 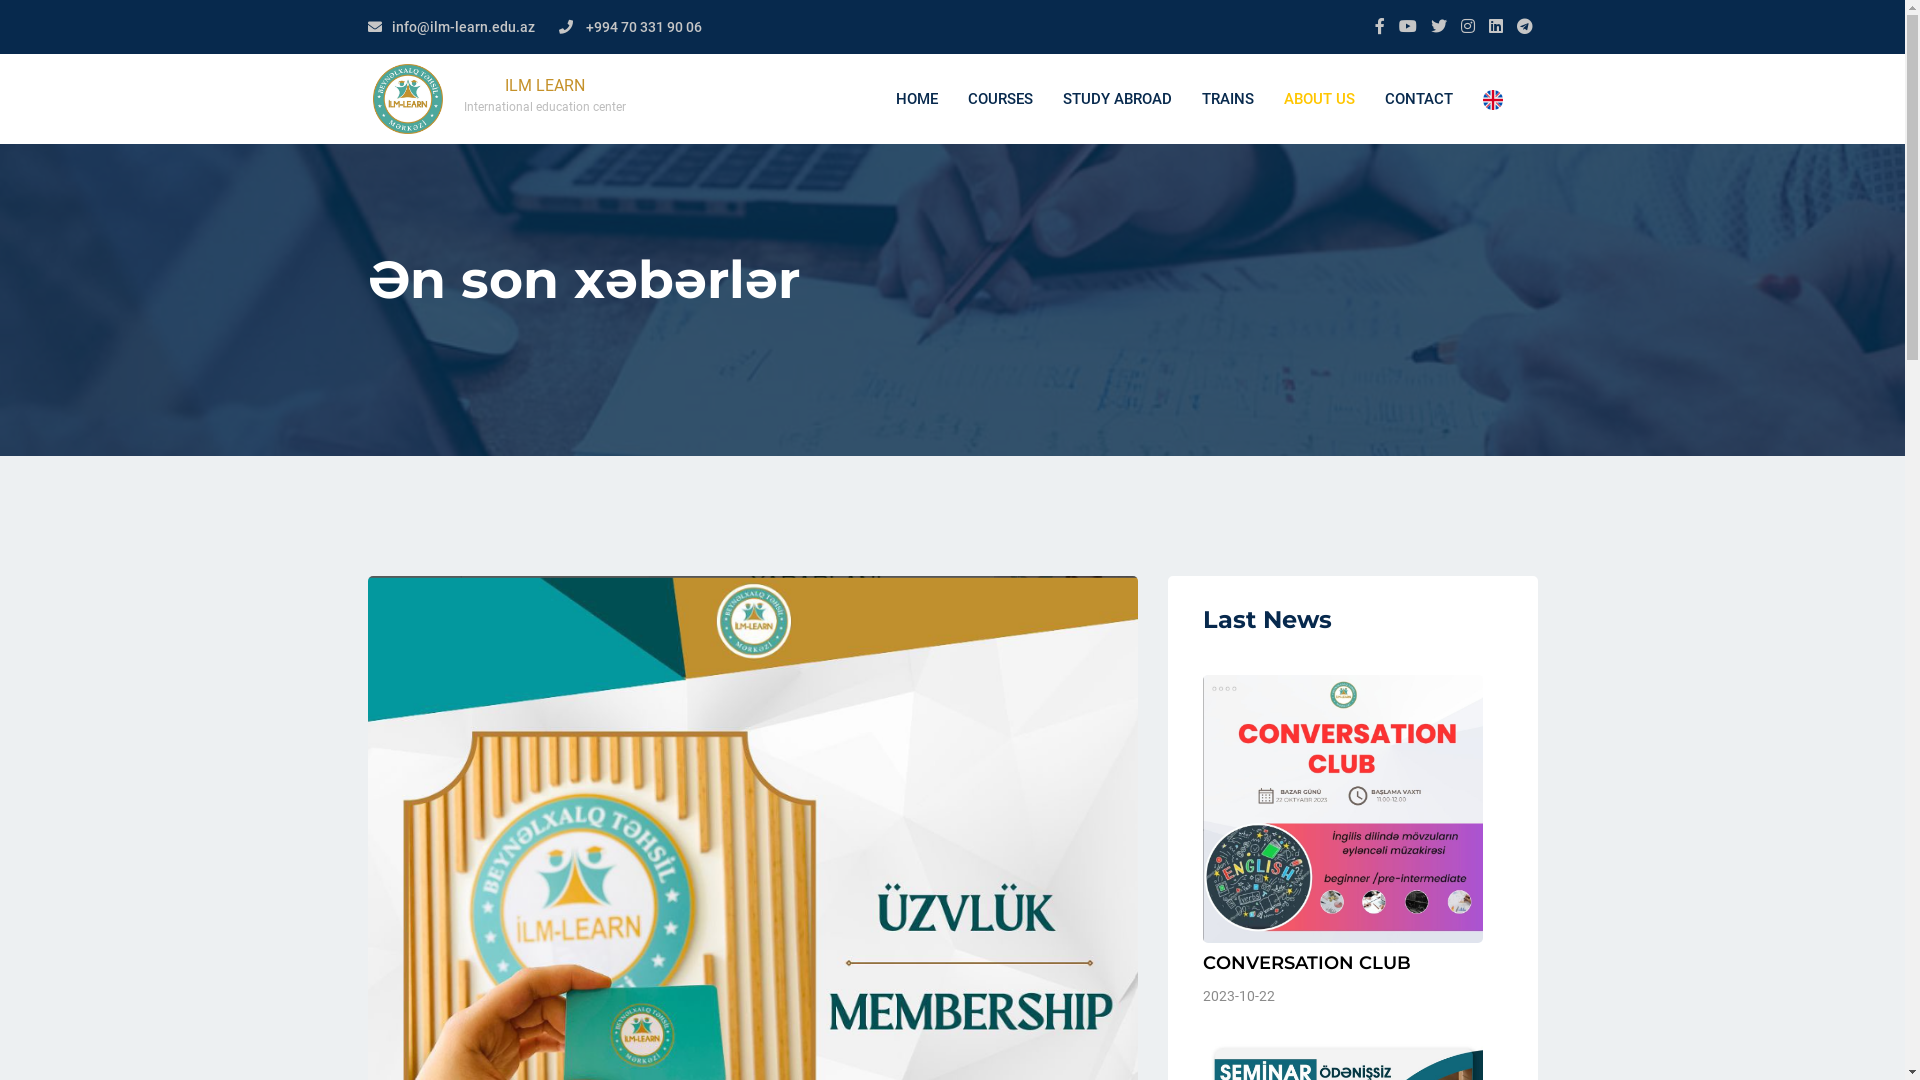 What do you see at coordinates (915, 99) in the screenshot?
I see `'HOME'` at bounding box center [915, 99].